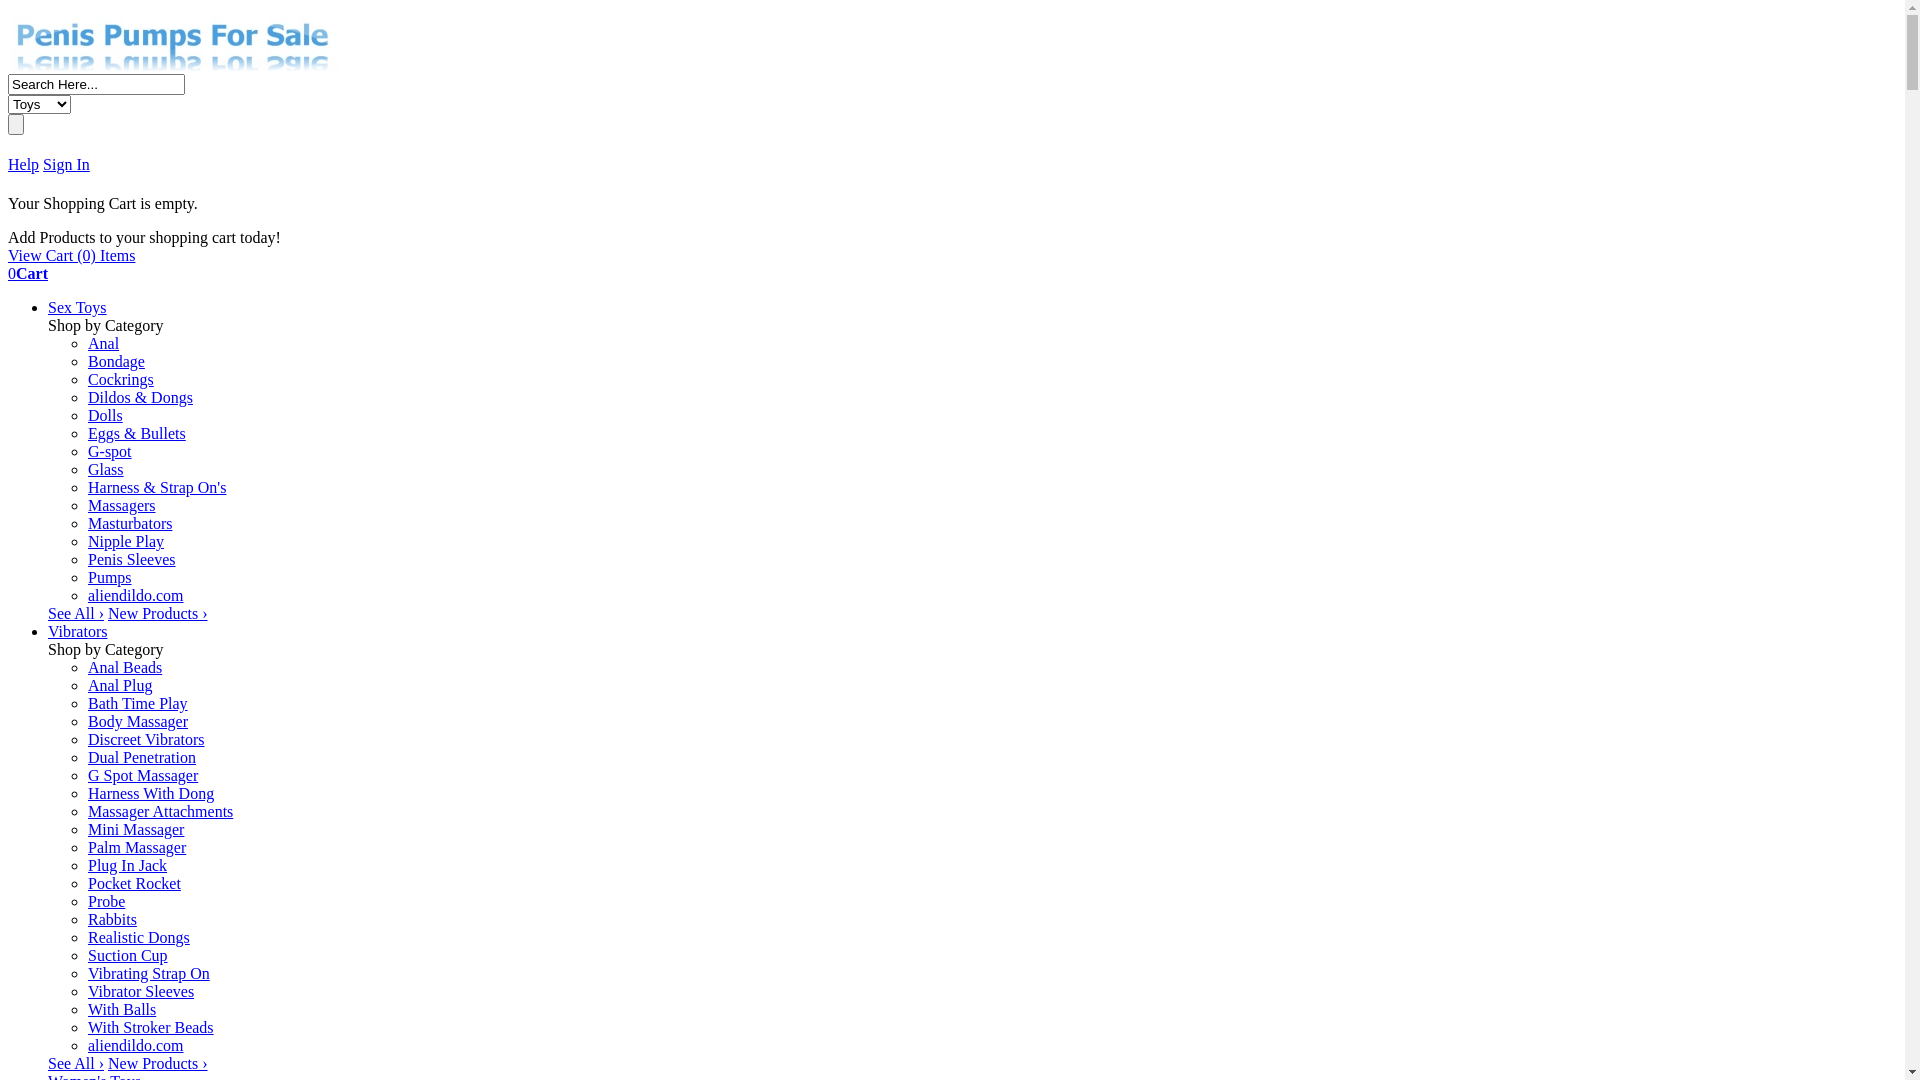  Describe the element at coordinates (102, 342) in the screenshot. I see `'Anal'` at that location.